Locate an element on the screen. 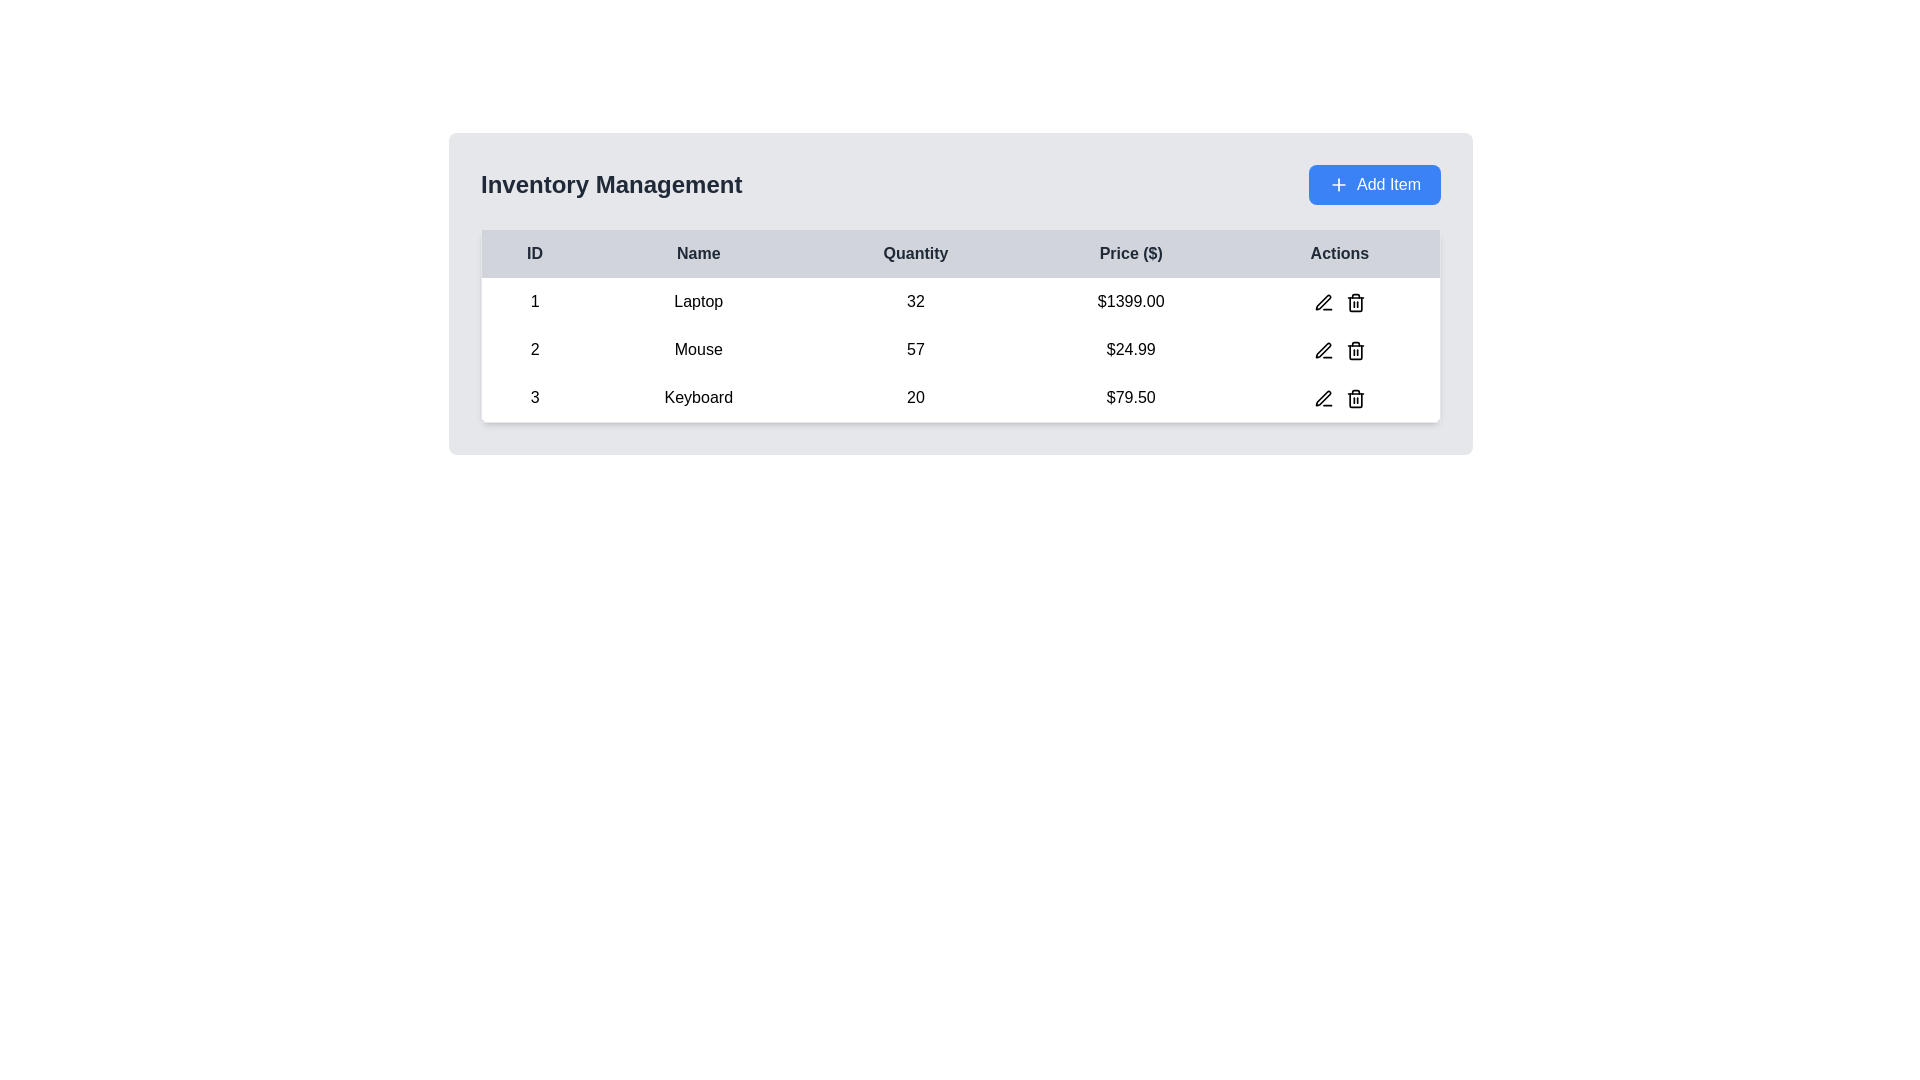  the table header cell labeled 'Price ($)', which is styled in bold, dark-gray text on a light gray background is located at coordinates (1131, 252).